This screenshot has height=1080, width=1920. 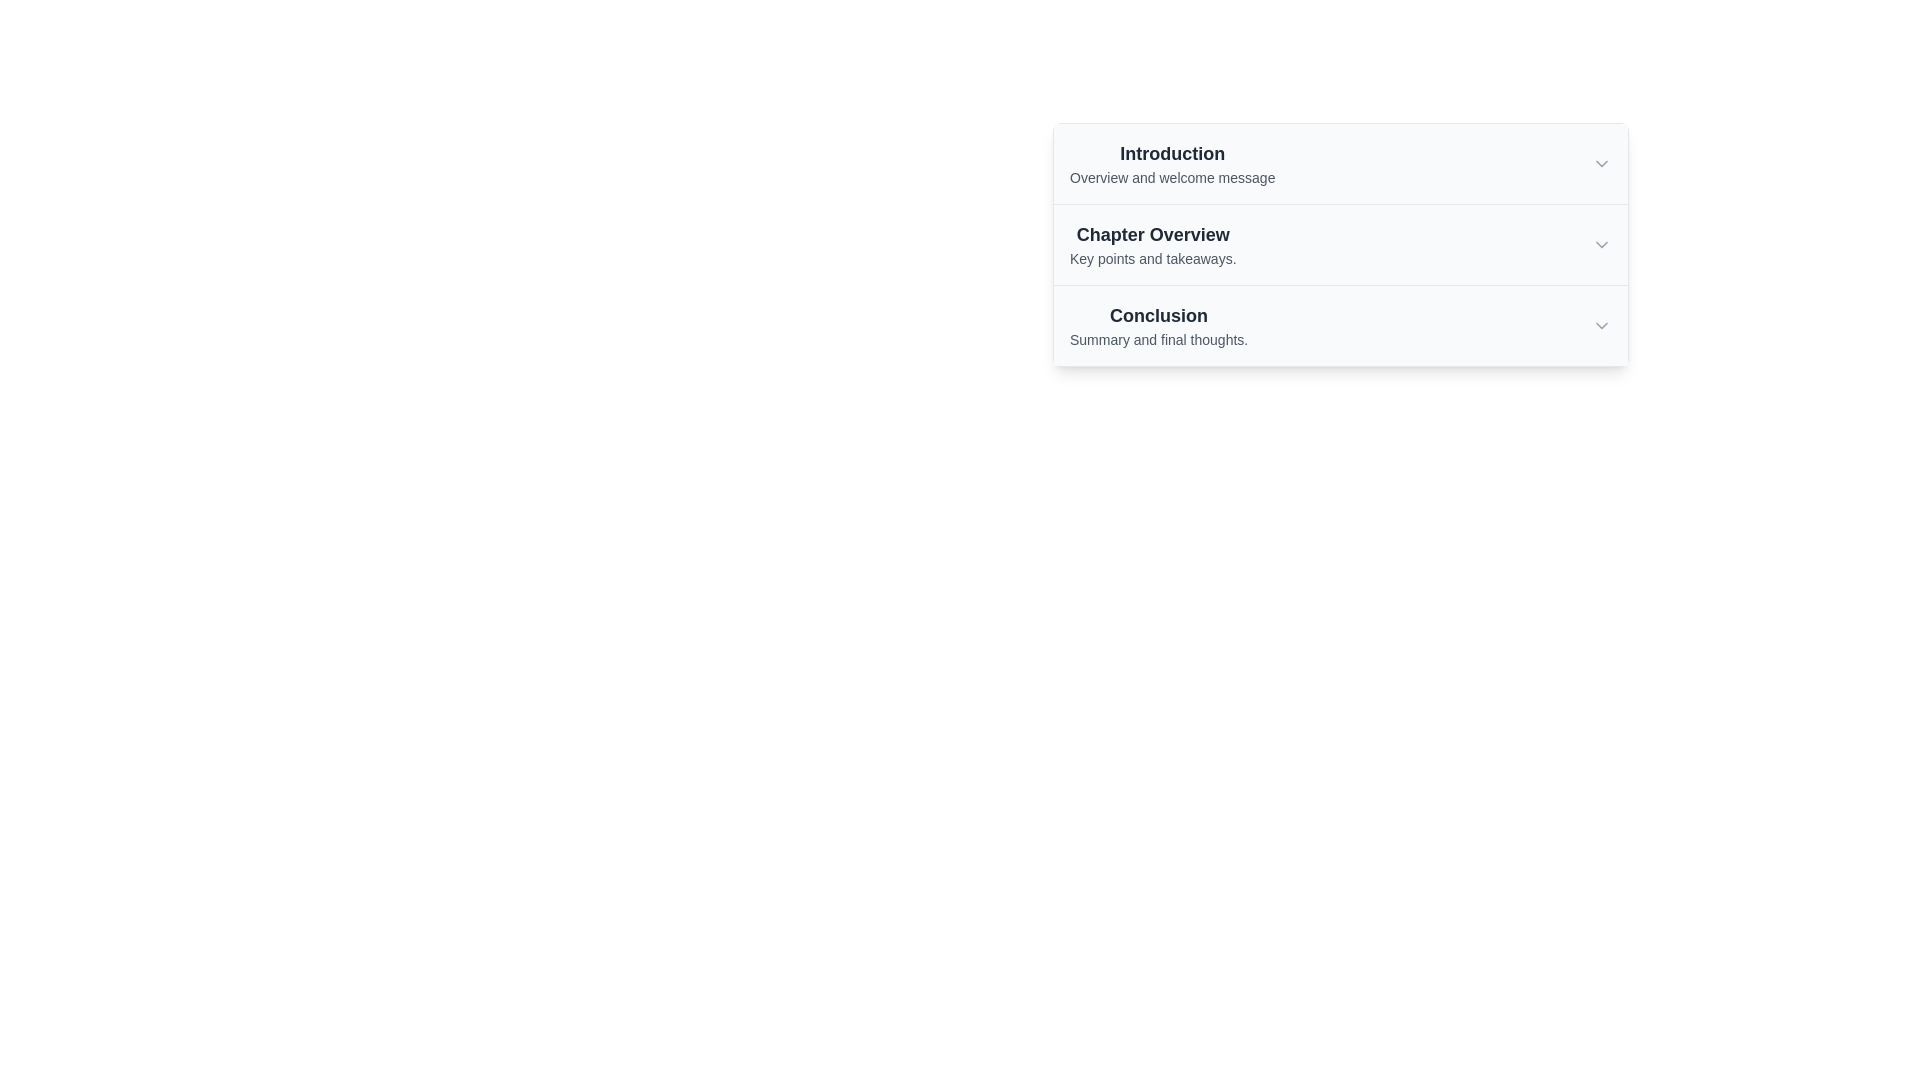 What do you see at coordinates (1153, 244) in the screenshot?
I see `the text block containing the heading and description, positioned below 'Introduction' and above 'Conclusion', with a light gray background` at bounding box center [1153, 244].